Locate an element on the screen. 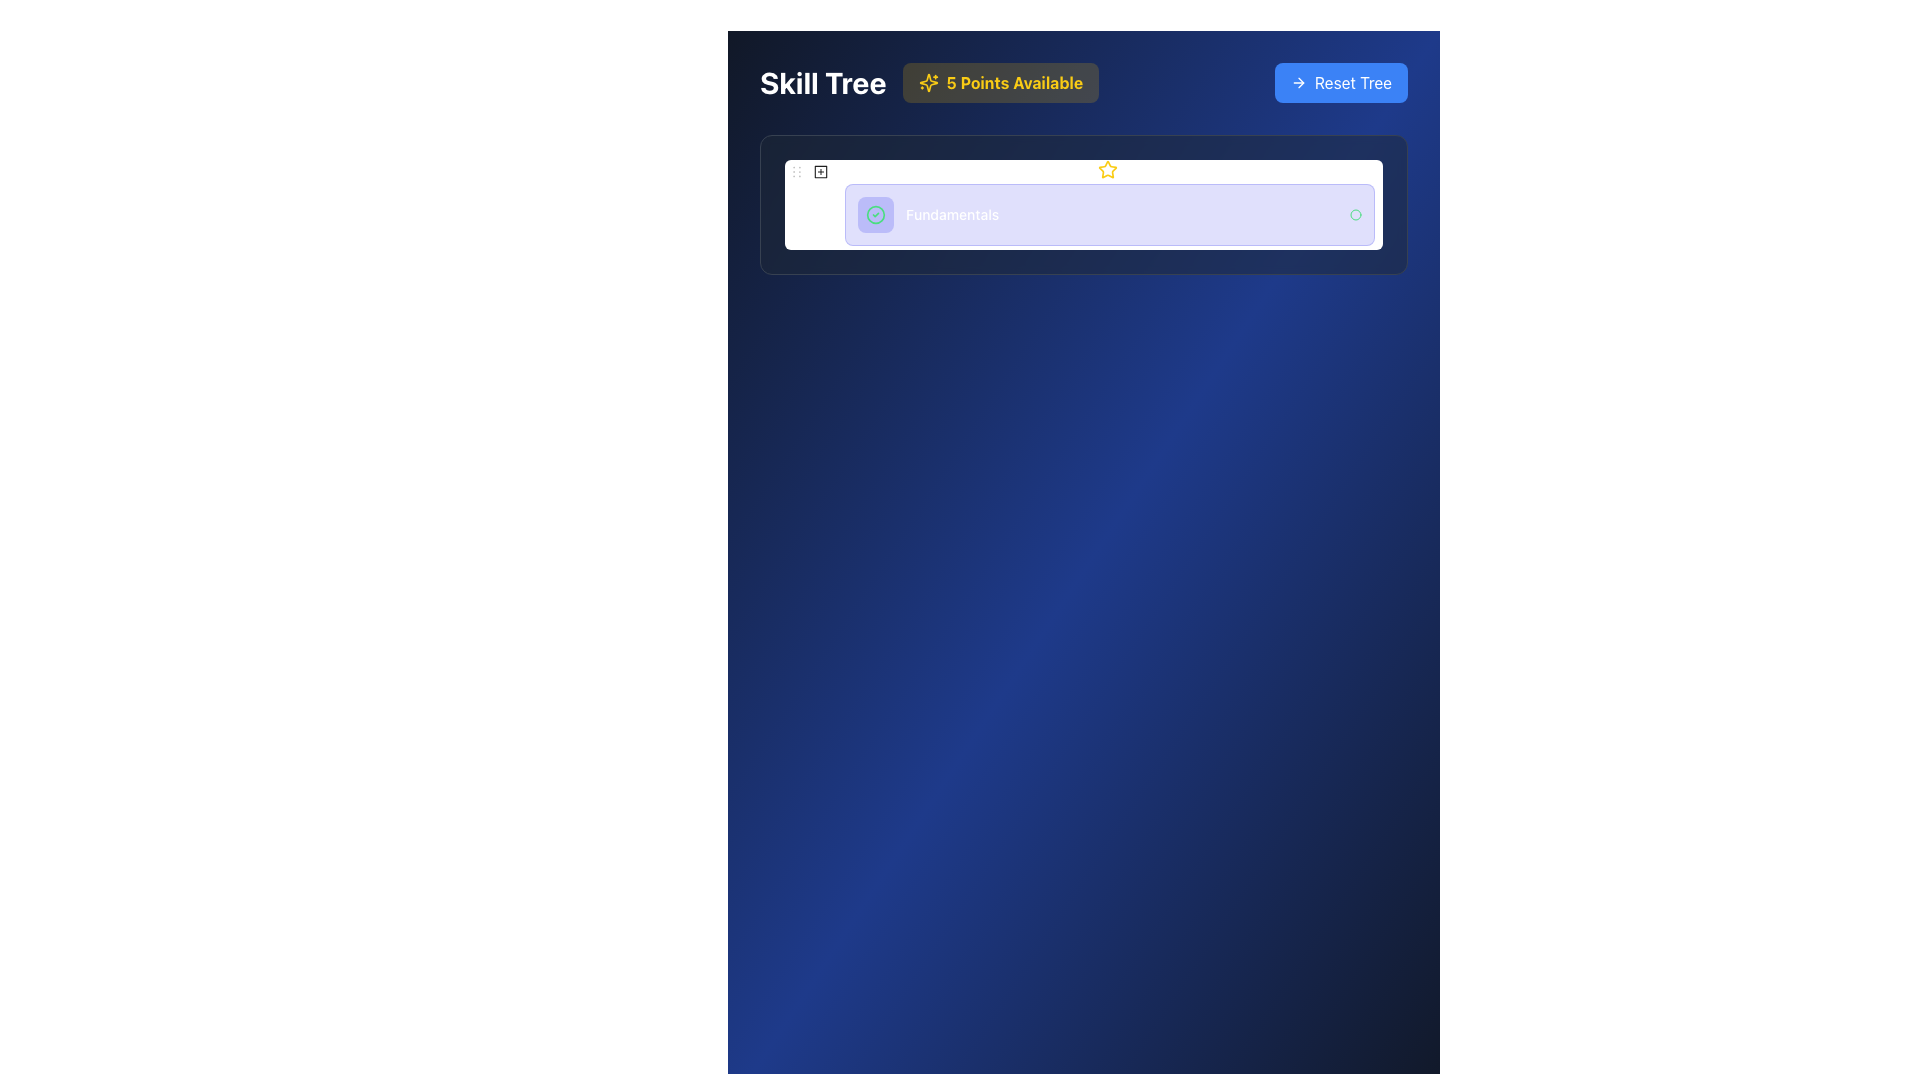  the square outline surrounding the '+' icon in the 'Skill Tree' panel is located at coordinates (820, 171).